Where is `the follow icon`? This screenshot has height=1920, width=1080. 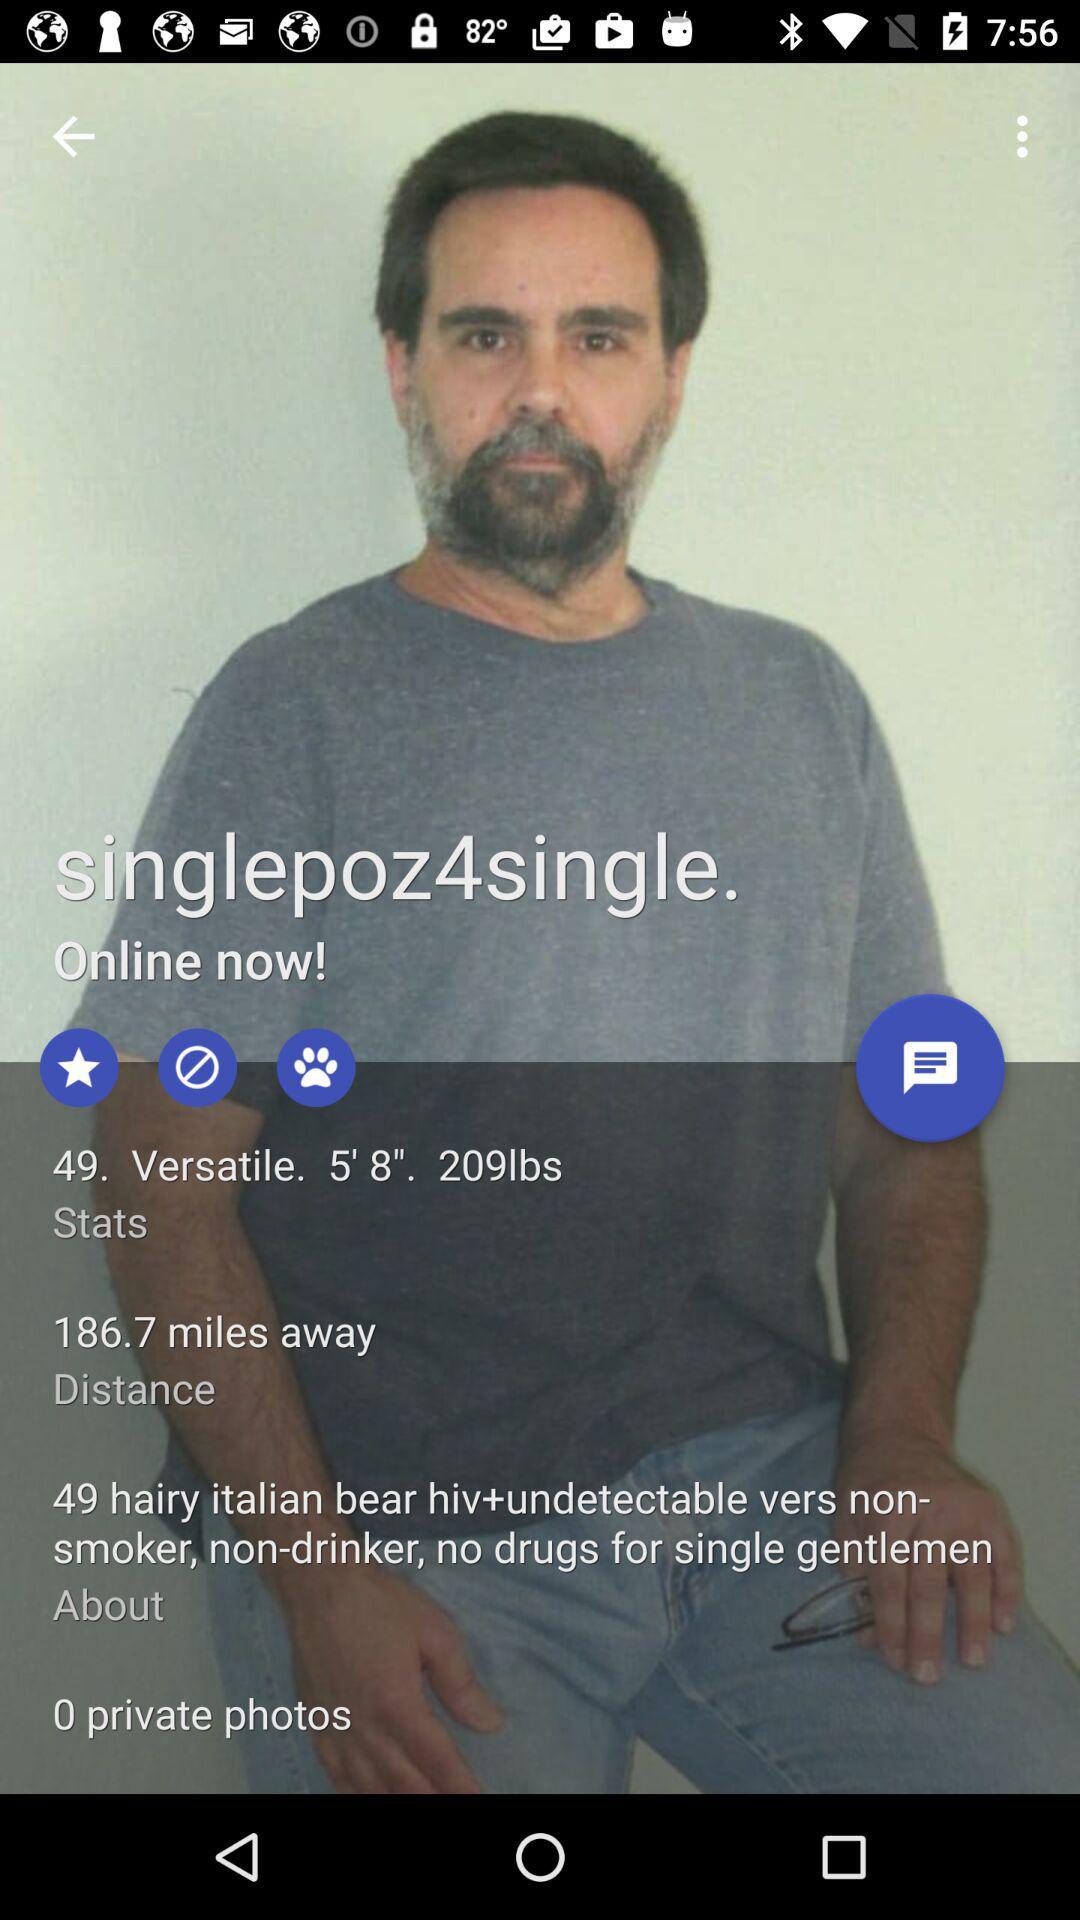 the follow icon is located at coordinates (315, 1066).